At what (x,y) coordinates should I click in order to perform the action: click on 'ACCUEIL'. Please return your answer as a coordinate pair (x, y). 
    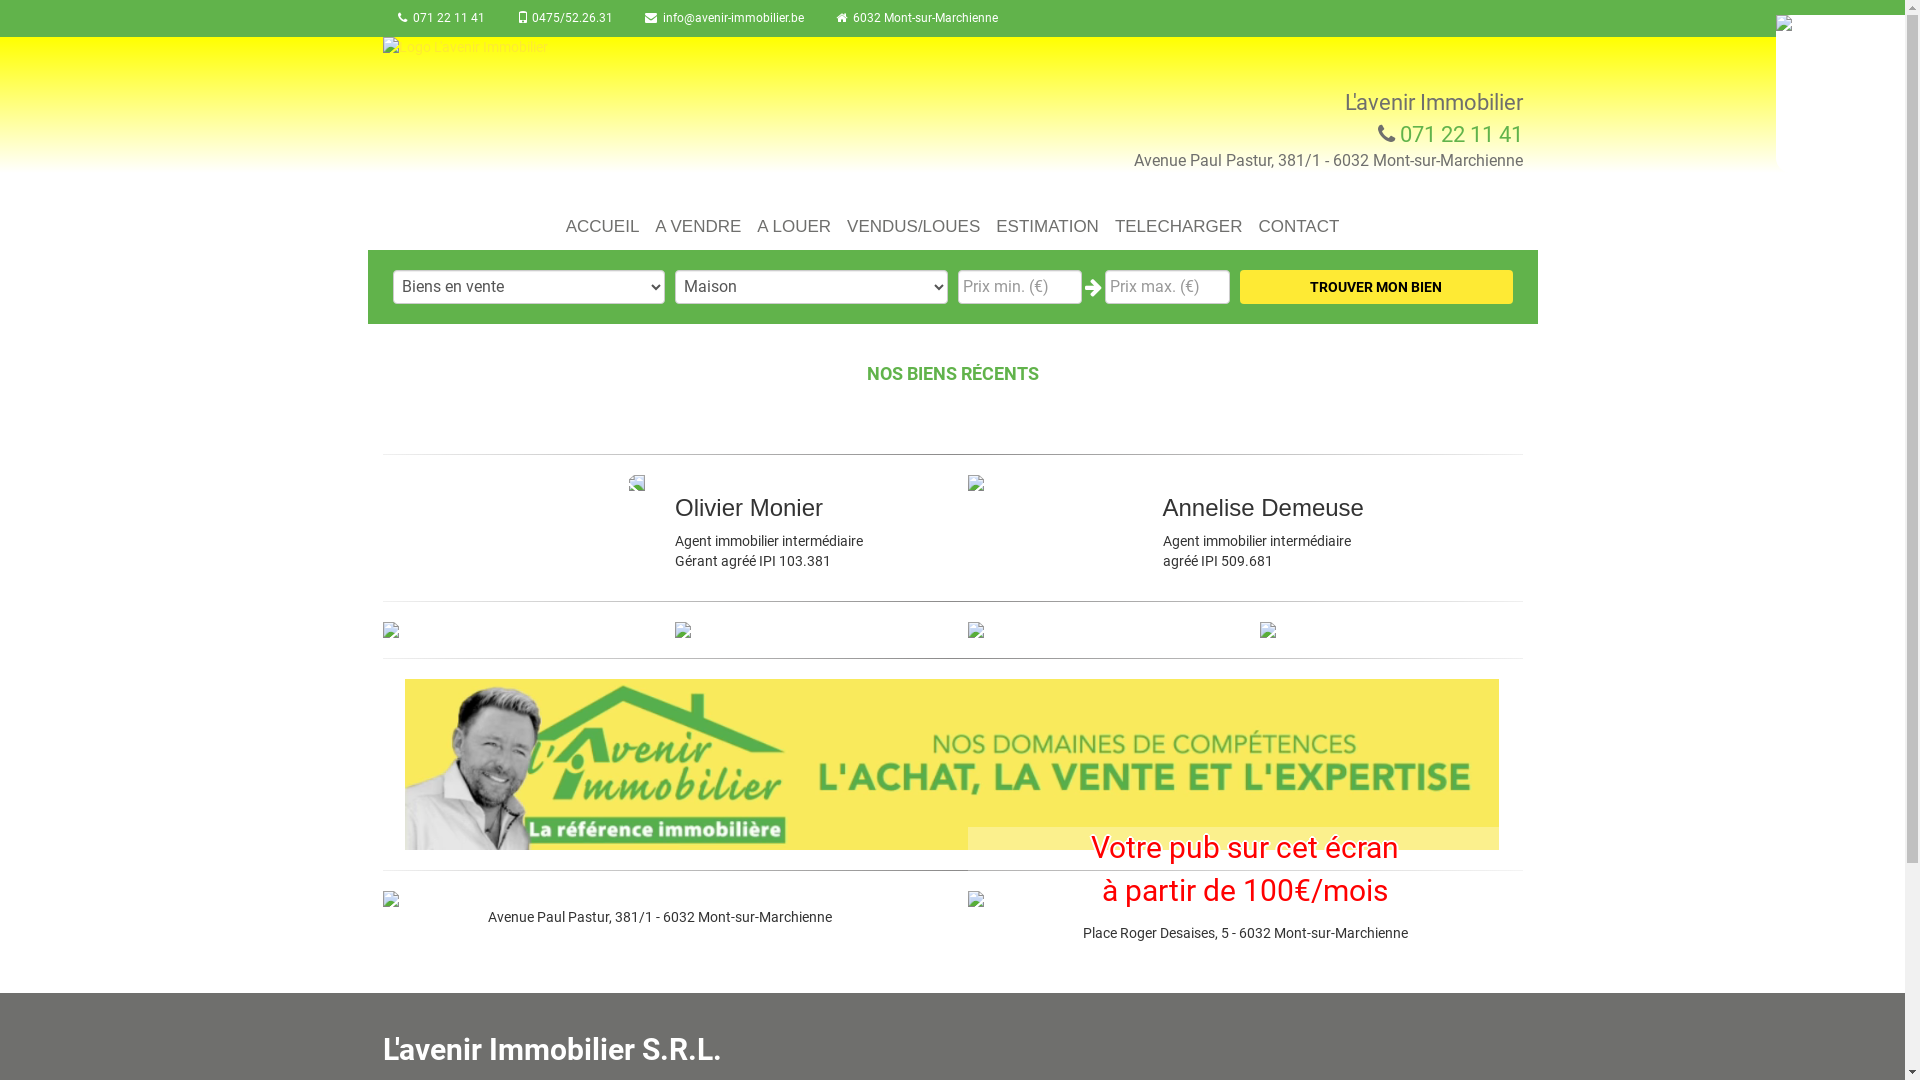
    Looking at the image, I should click on (602, 220).